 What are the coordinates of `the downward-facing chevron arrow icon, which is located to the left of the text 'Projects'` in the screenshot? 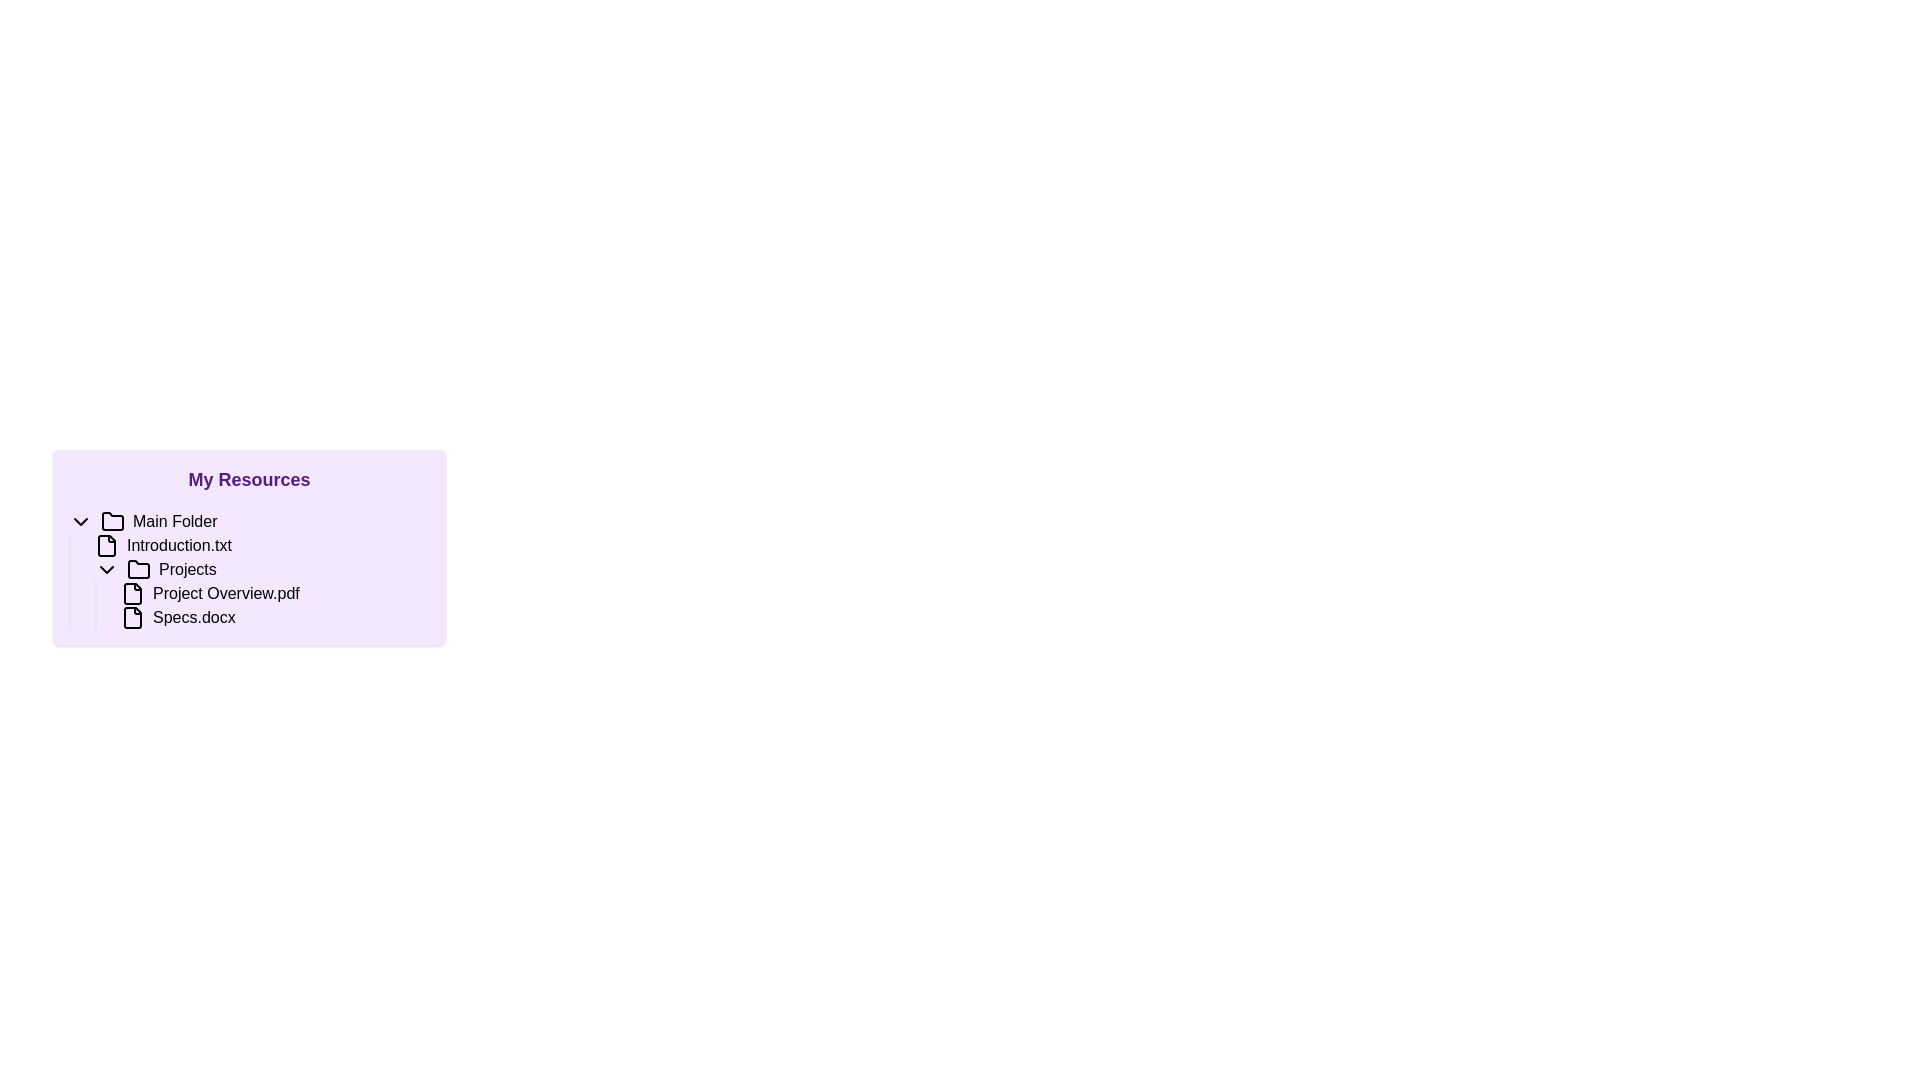 It's located at (105, 570).